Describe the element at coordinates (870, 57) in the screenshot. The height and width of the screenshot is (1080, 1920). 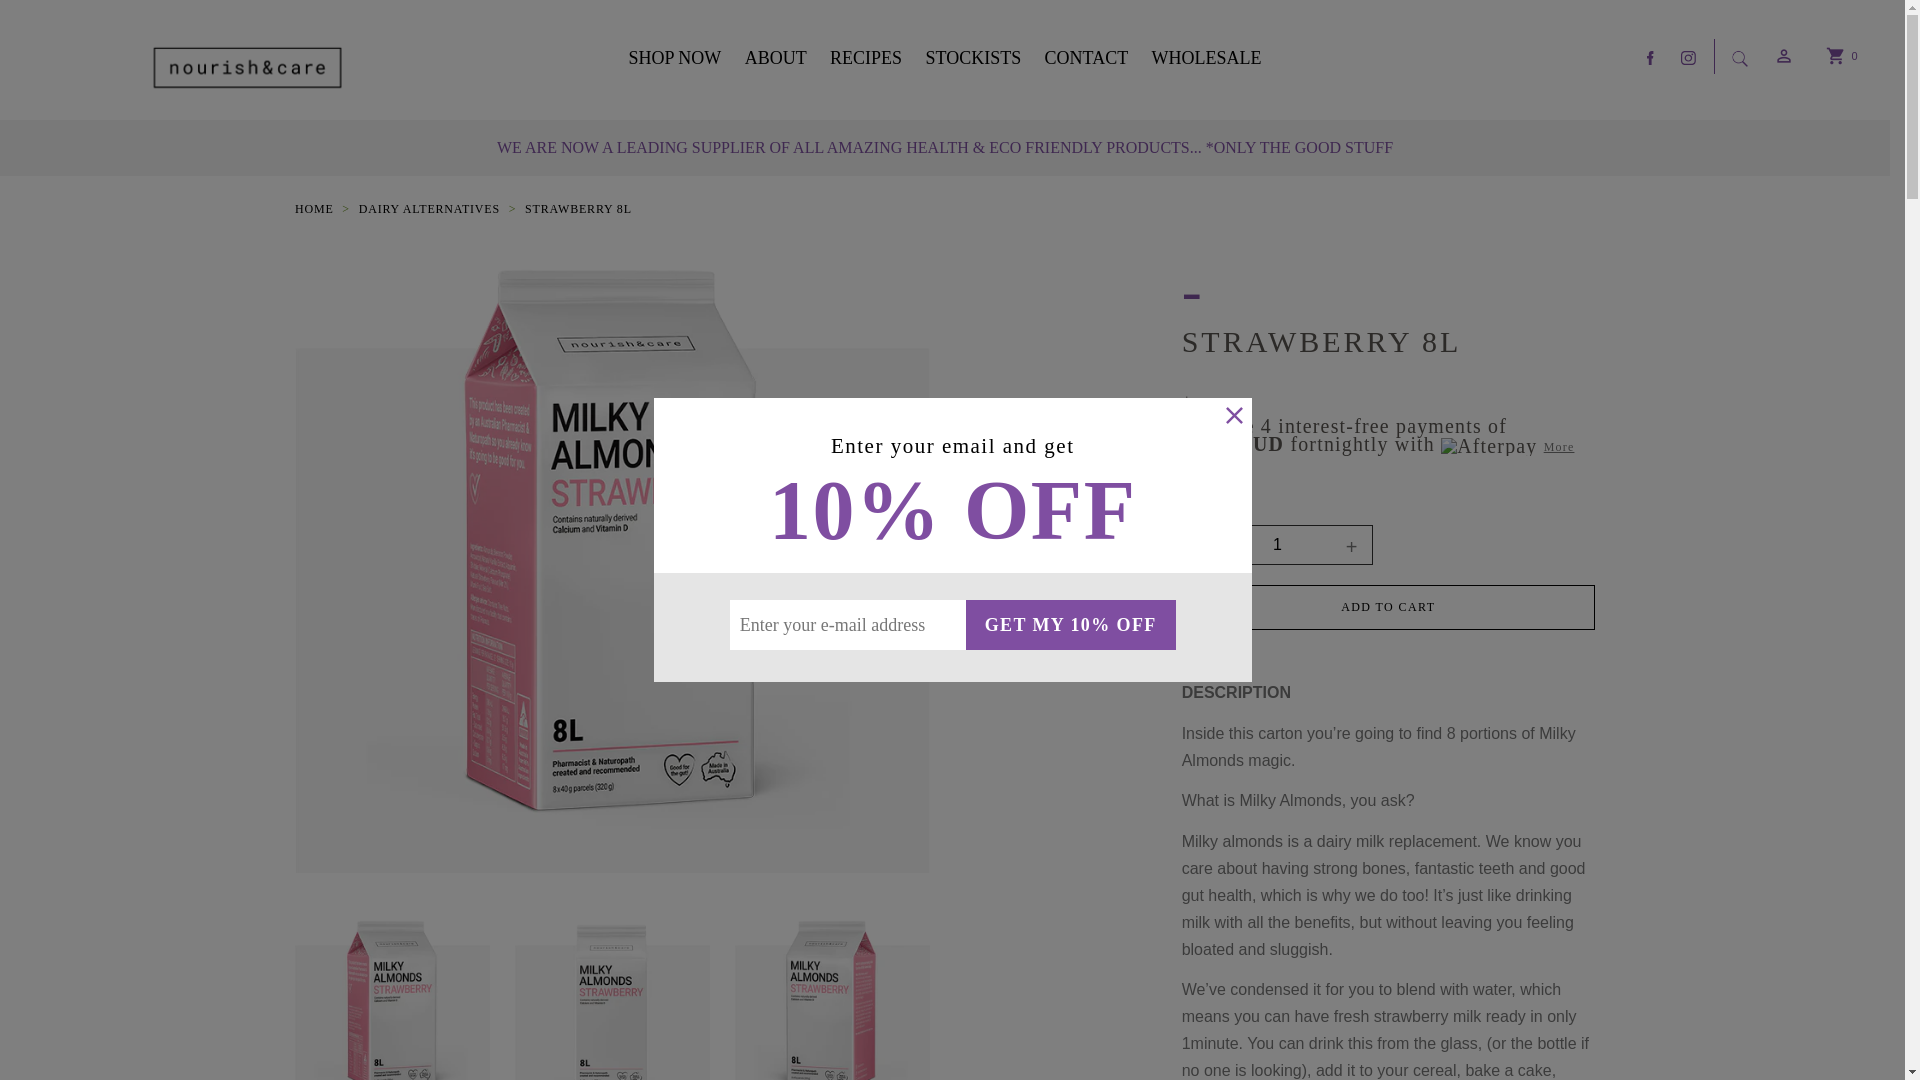
I see `'RECIPES'` at that location.